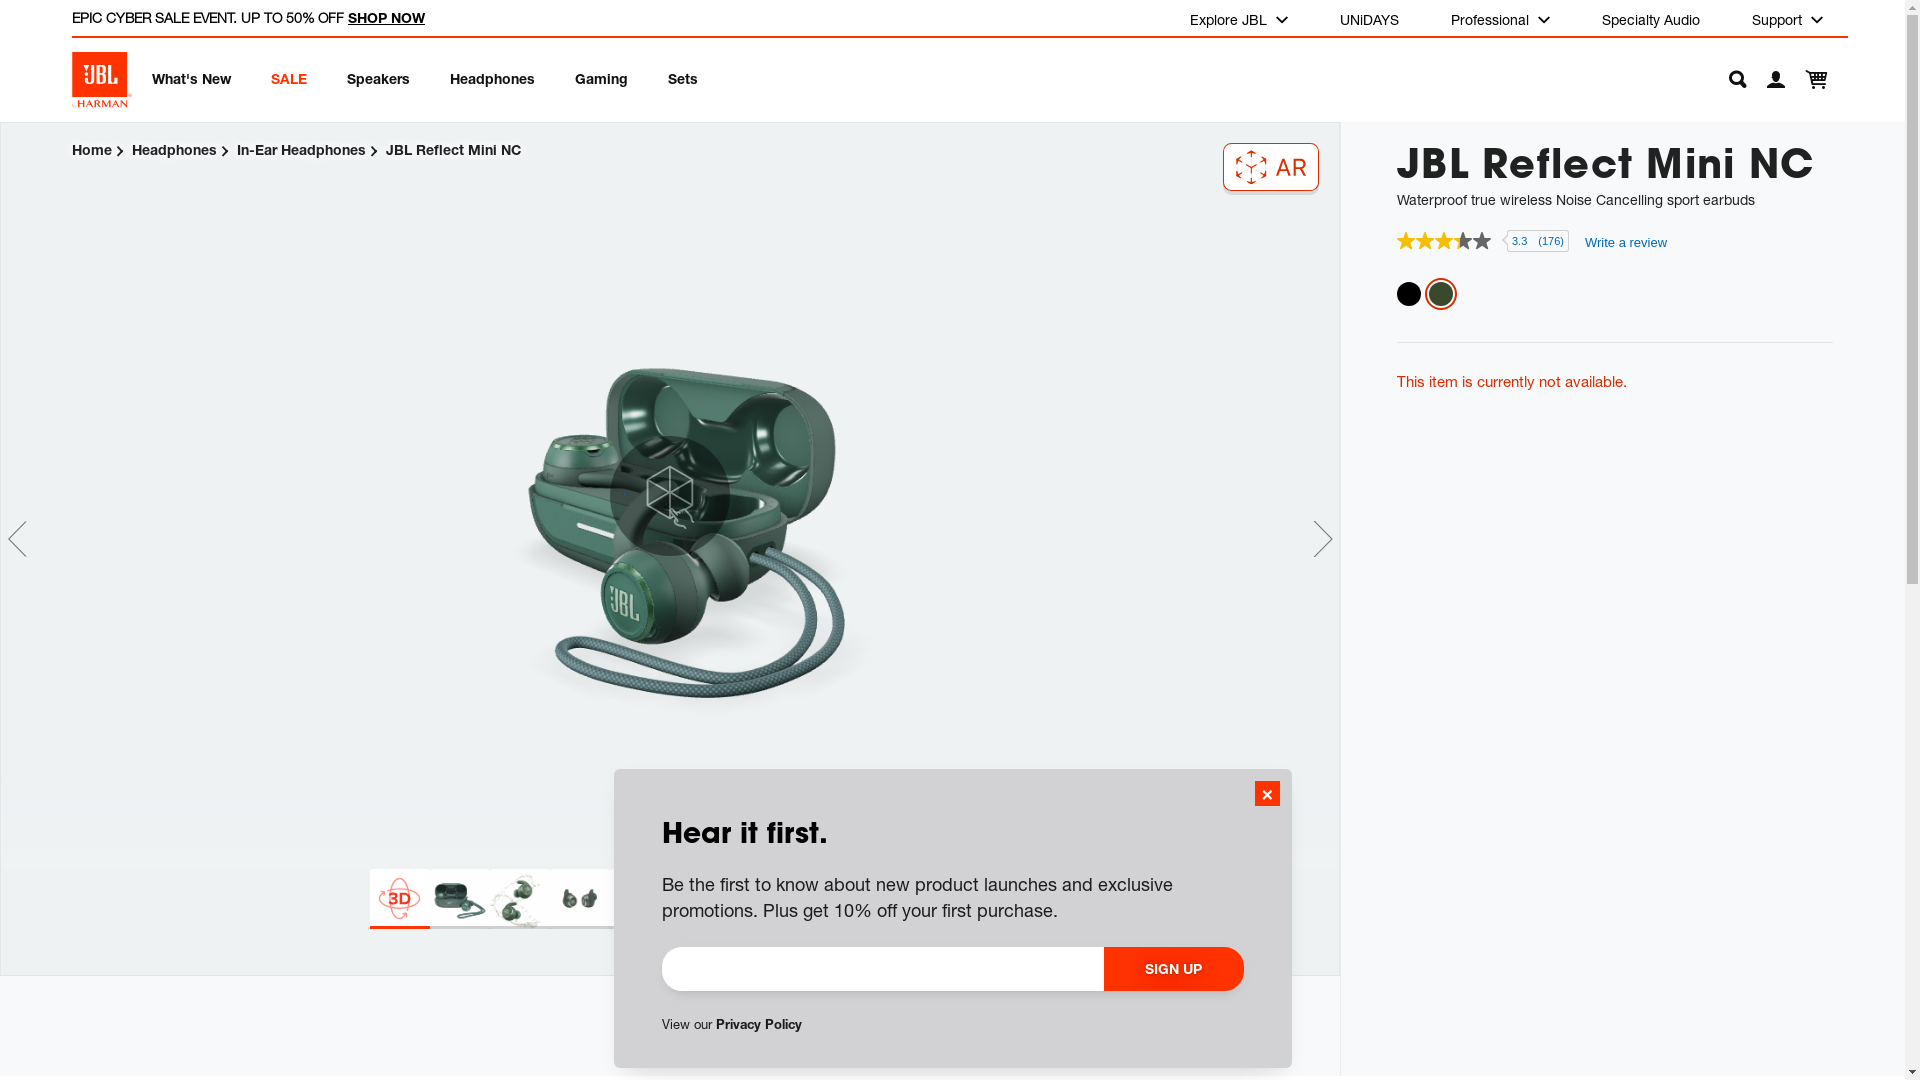 This screenshot has width=1920, height=1080. Describe the element at coordinates (90, 149) in the screenshot. I see `'Home'` at that location.